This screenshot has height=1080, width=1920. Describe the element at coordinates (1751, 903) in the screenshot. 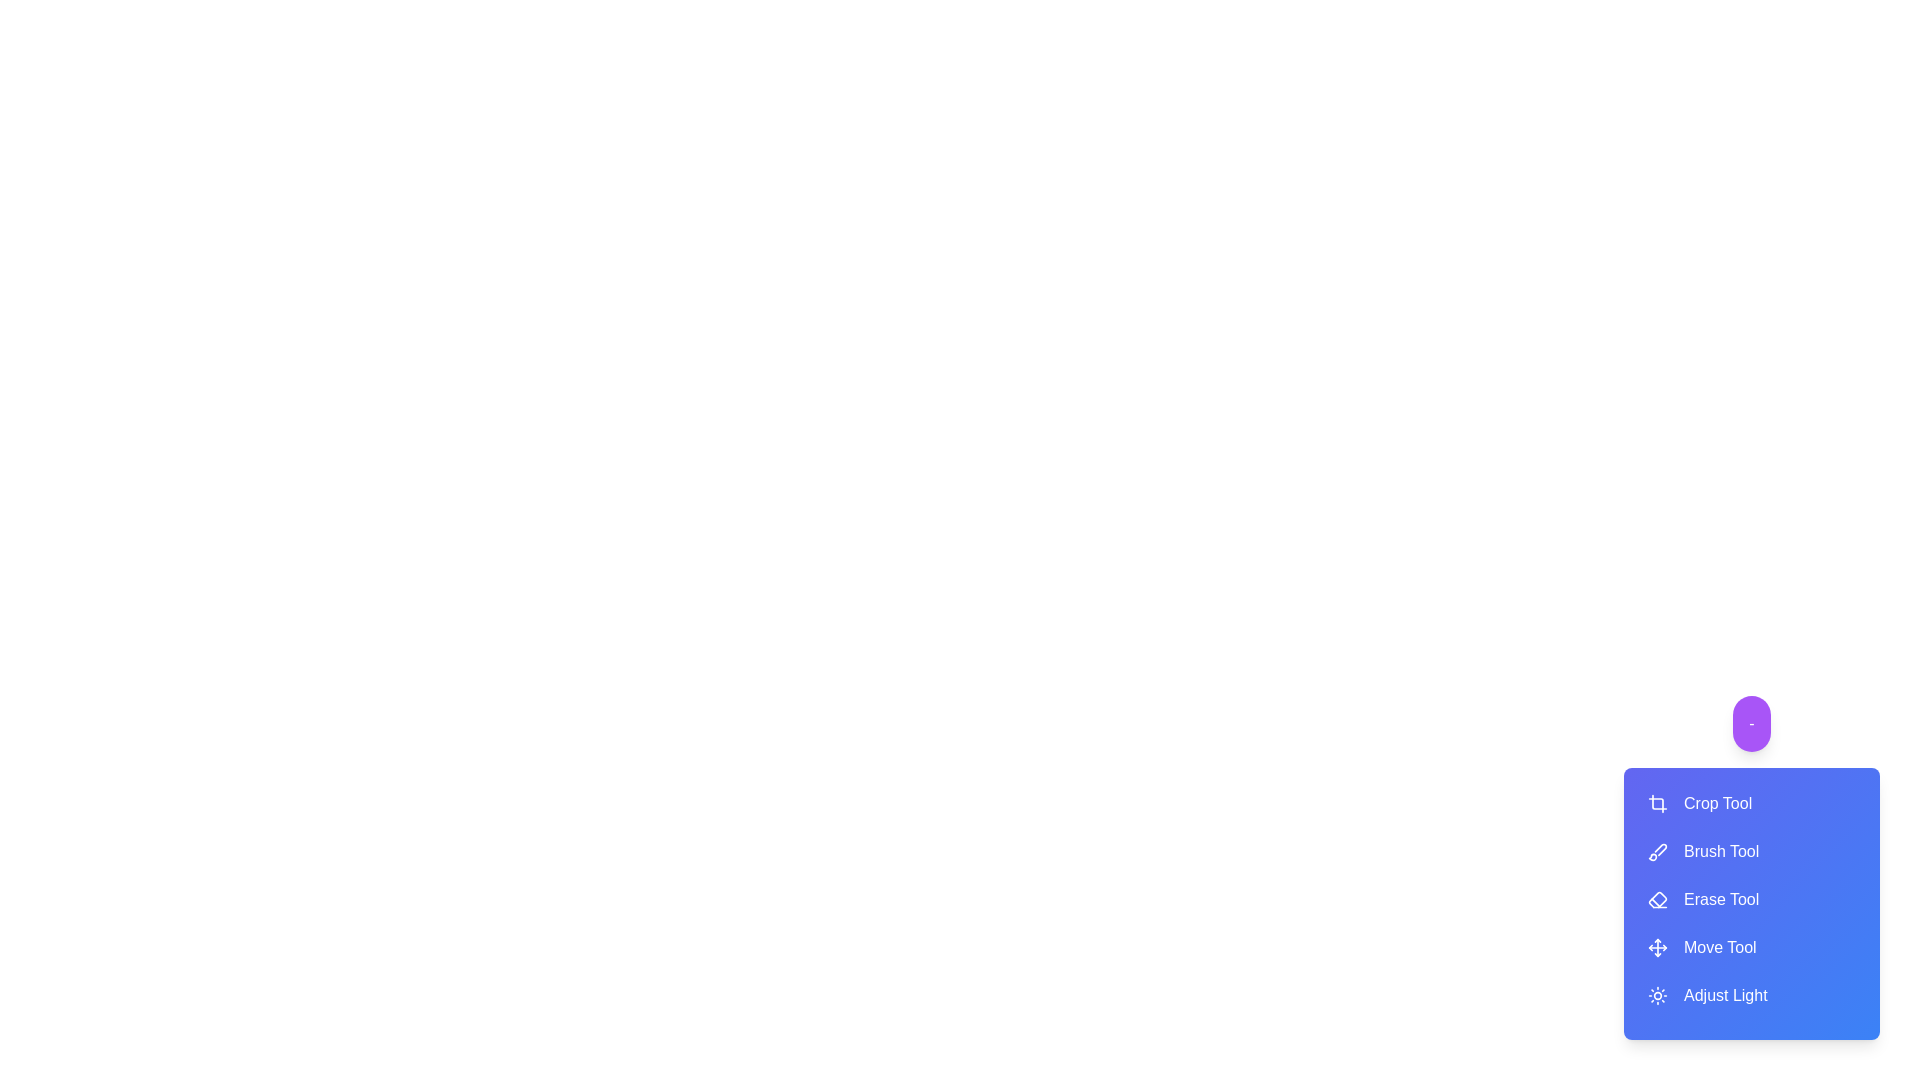

I see `a tool within the vertical toolbar or menu, which features a gradient background and contains icons and labels for tools like 'Crop Tool' and 'Brush Tool'` at that location.